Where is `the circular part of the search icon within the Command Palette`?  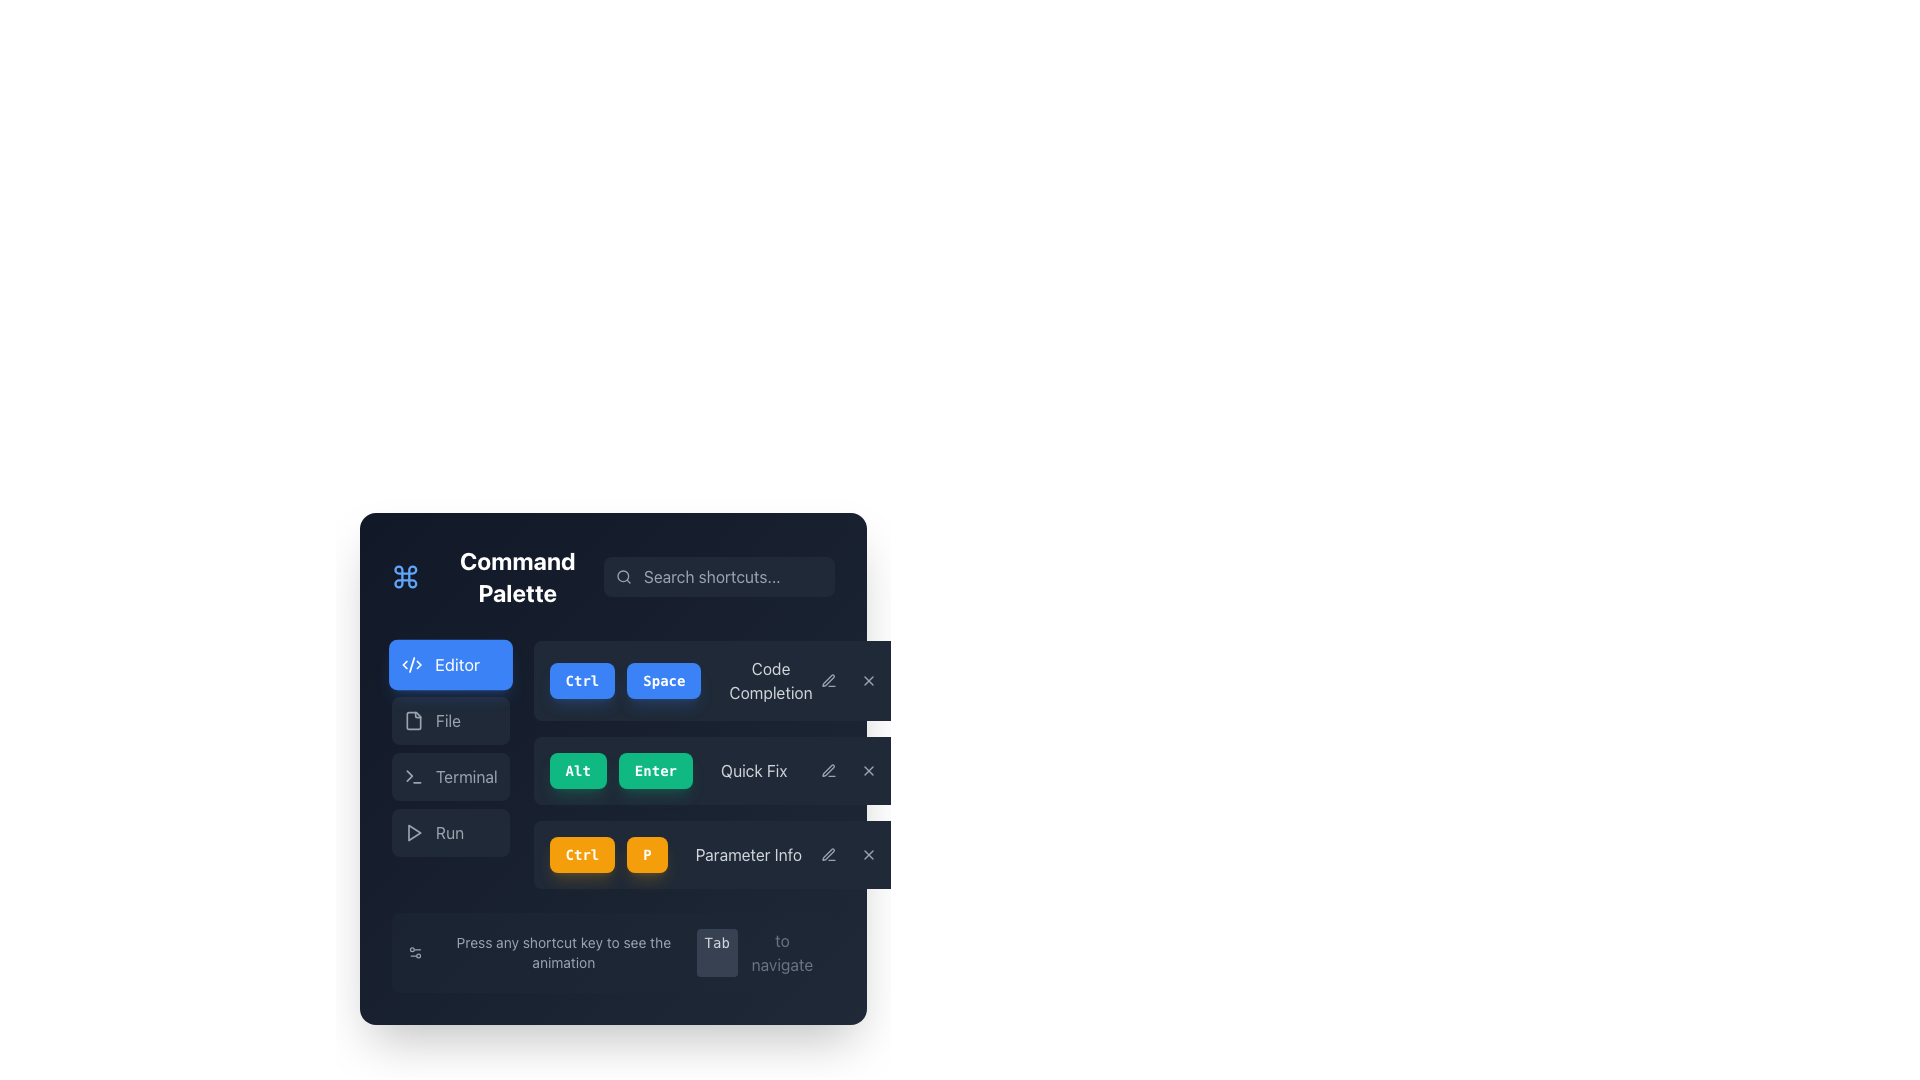 the circular part of the search icon within the Command Palette is located at coordinates (622, 576).